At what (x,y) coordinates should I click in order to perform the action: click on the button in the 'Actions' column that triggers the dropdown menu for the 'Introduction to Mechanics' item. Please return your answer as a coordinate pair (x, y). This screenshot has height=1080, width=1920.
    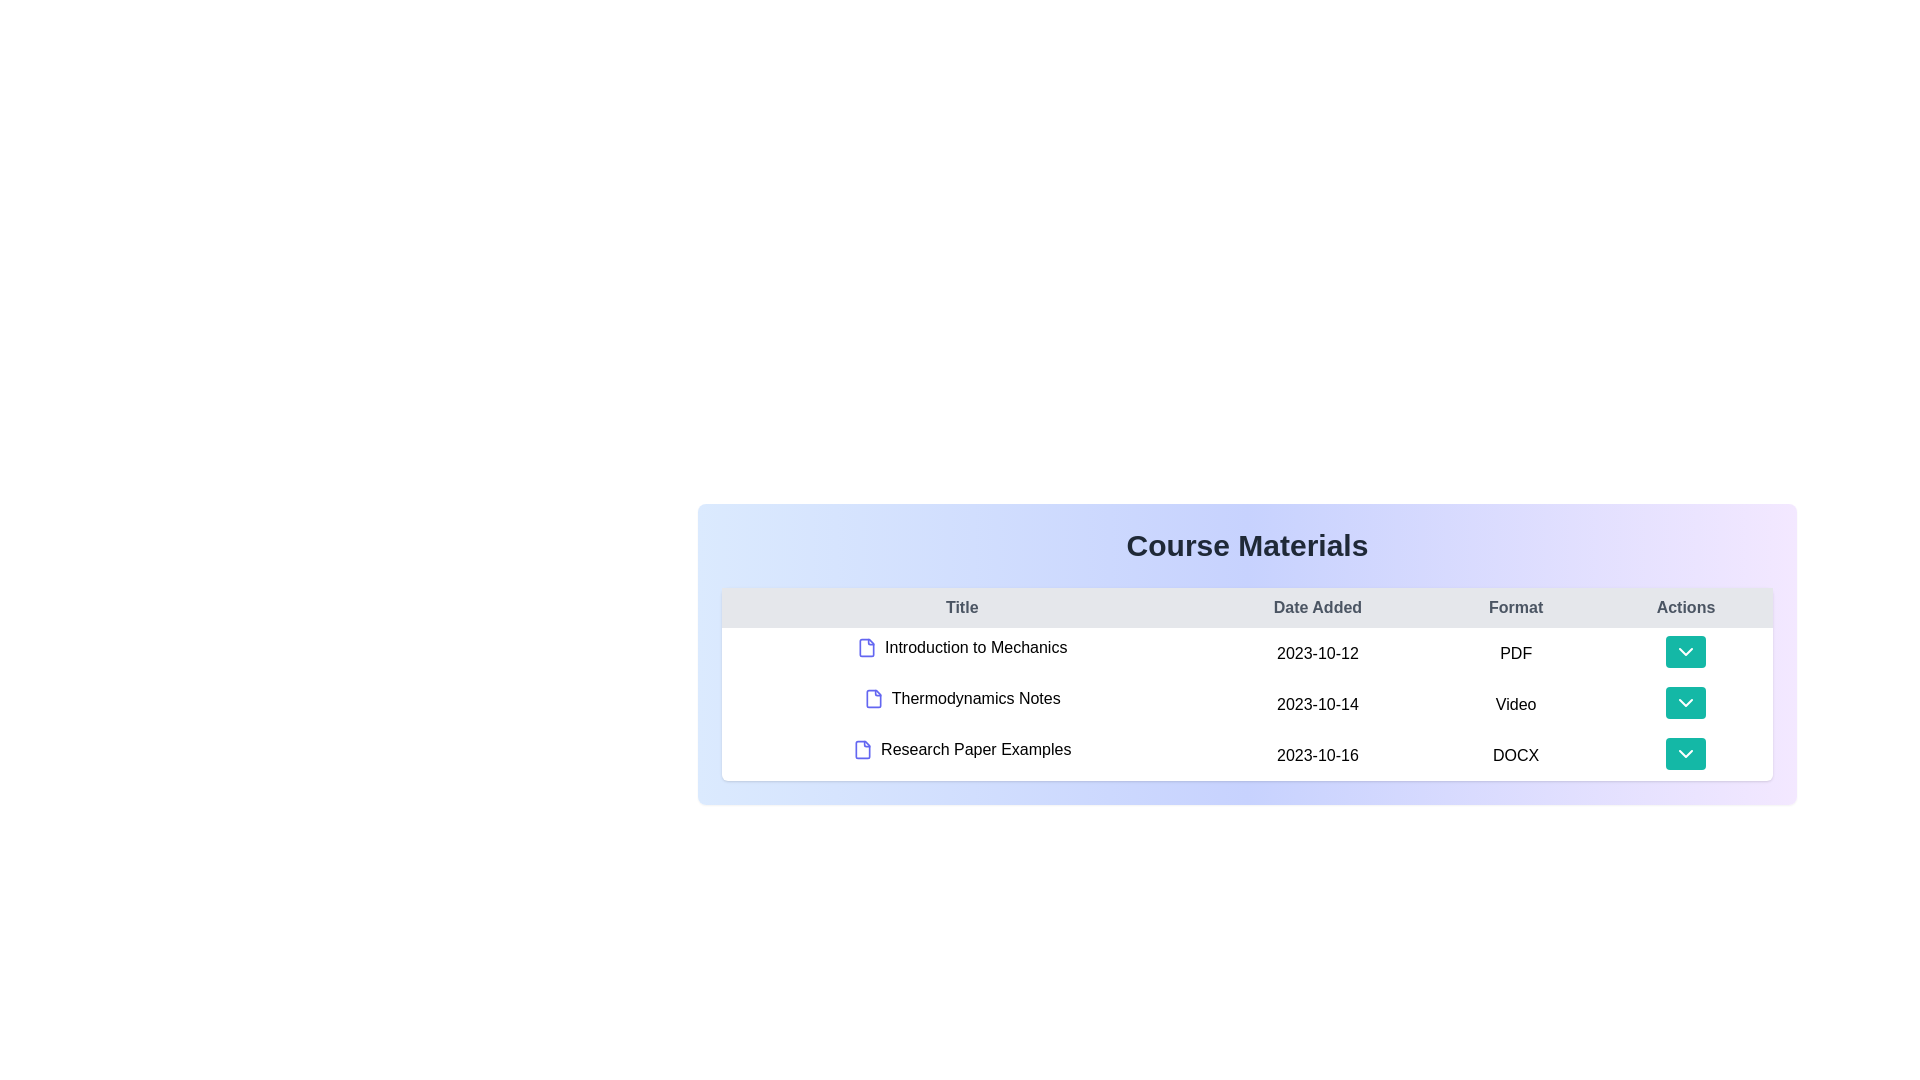
    Looking at the image, I should click on (1684, 651).